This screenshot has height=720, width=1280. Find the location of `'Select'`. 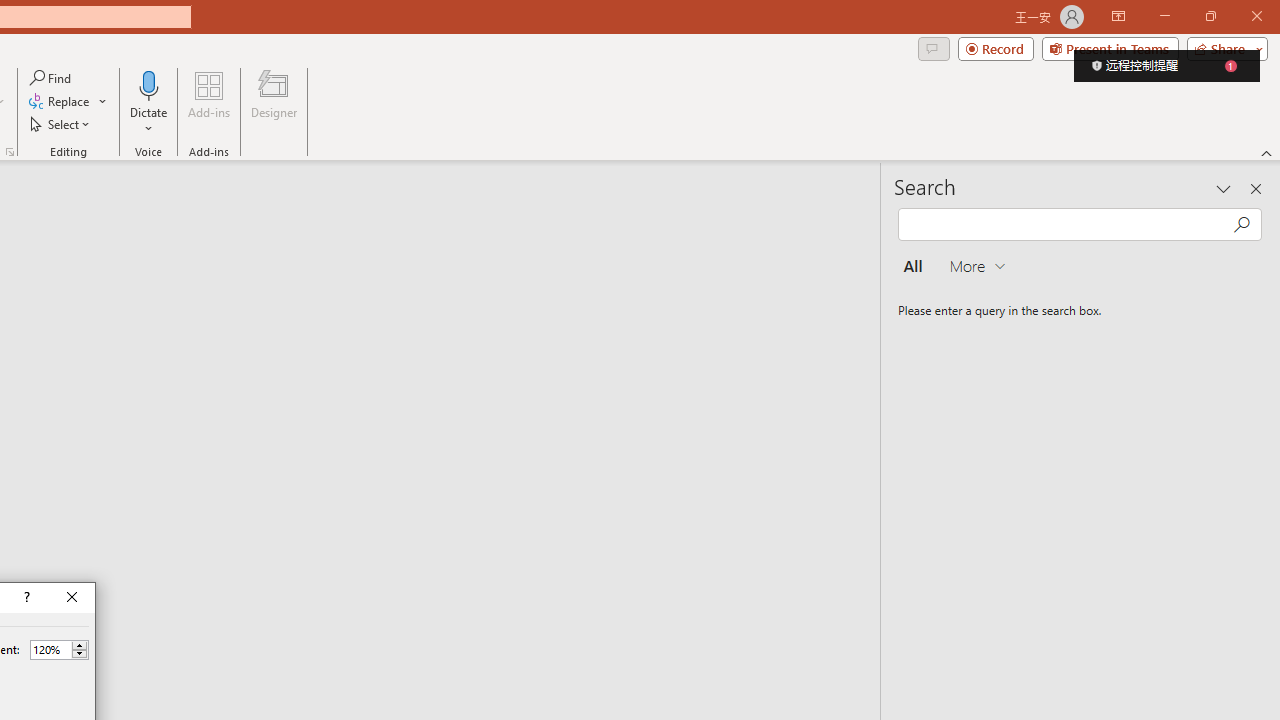

'Select' is located at coordinates (61, 124).